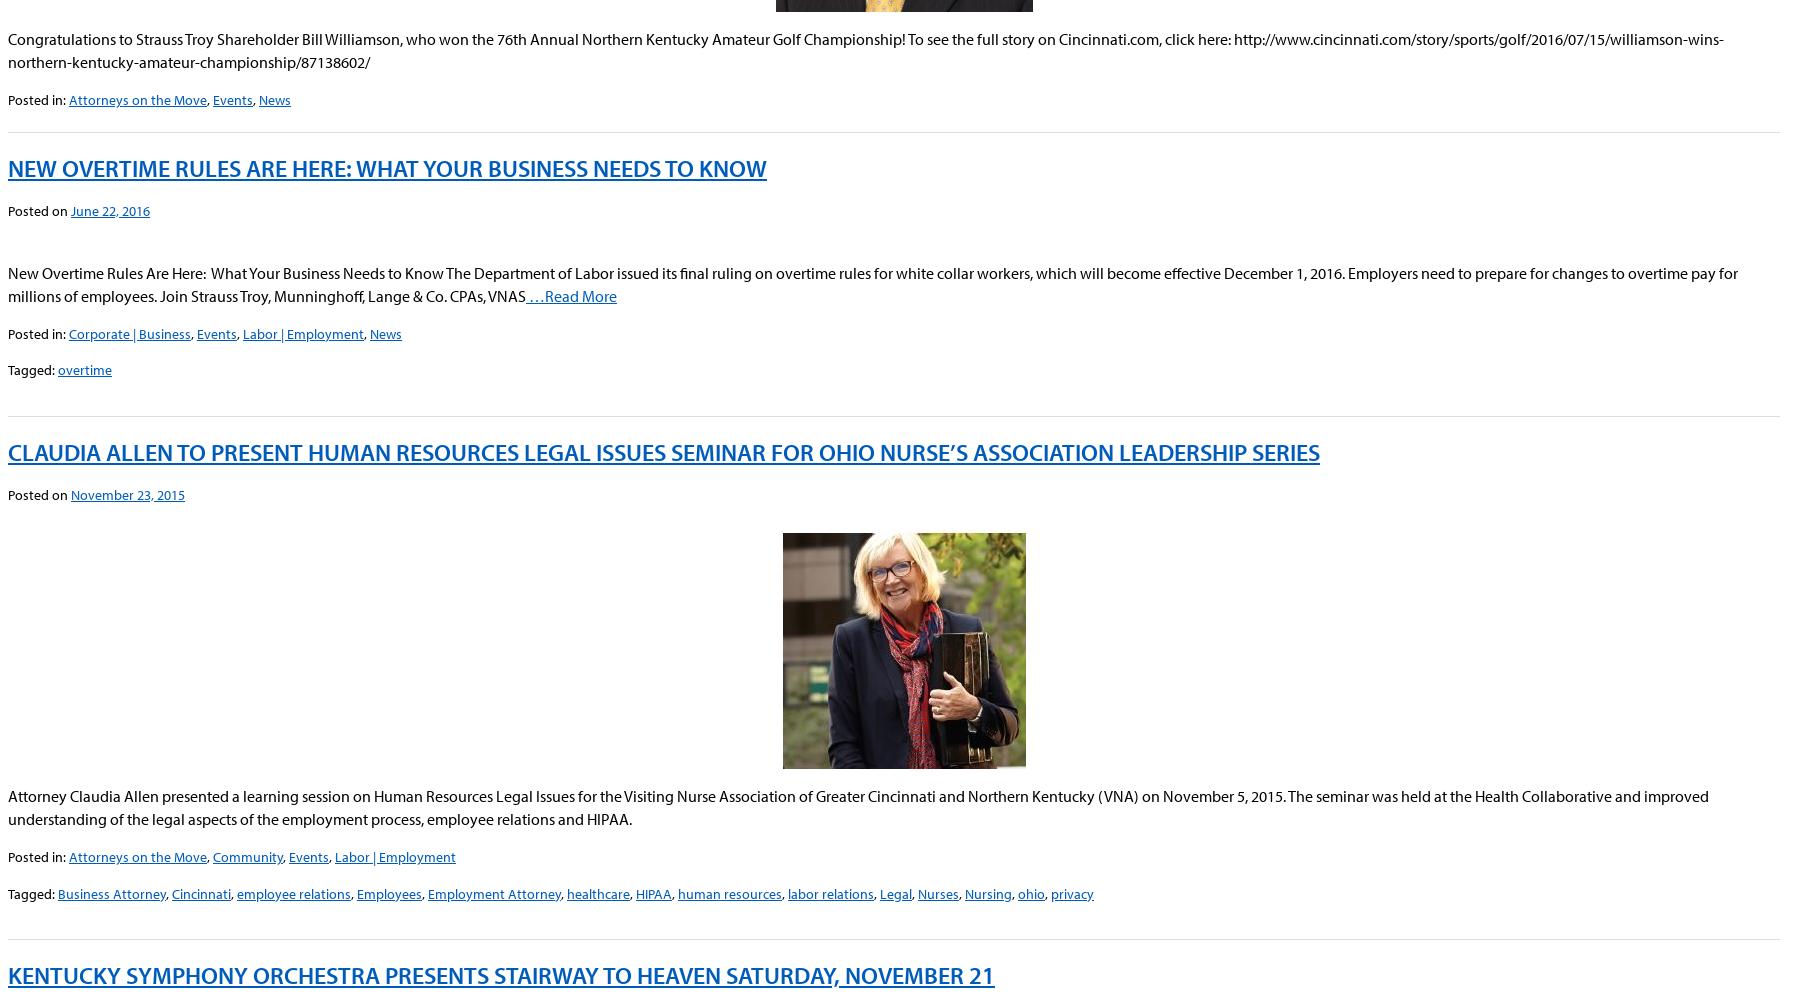 The height and width of the screenshot is (1005, 1796). I want to click on 'New Overtime Rules Are Here:  What Your Business Needs to Know The Department of Labor issued its final ruling on overtime rules for white collar workers, which will become effective December 1, 2016. Employers need to prepare for changes to overtime pay for millions of employees. Join Strauss Troy, Munninghoff, Lange & Co. CPAs, VNAS', so click(873, 283).